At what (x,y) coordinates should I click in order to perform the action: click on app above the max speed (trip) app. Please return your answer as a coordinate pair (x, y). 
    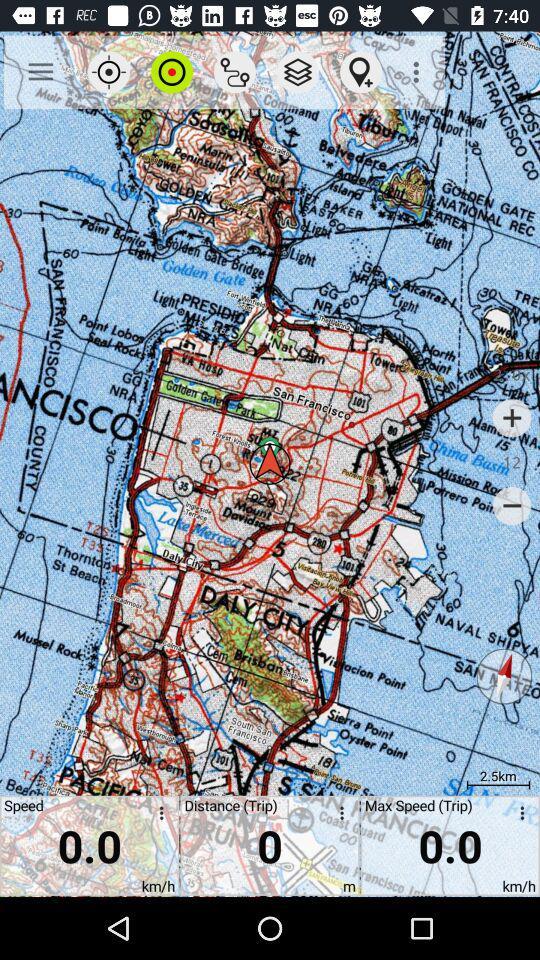
    Looking at the image, I should click on (417, 72).